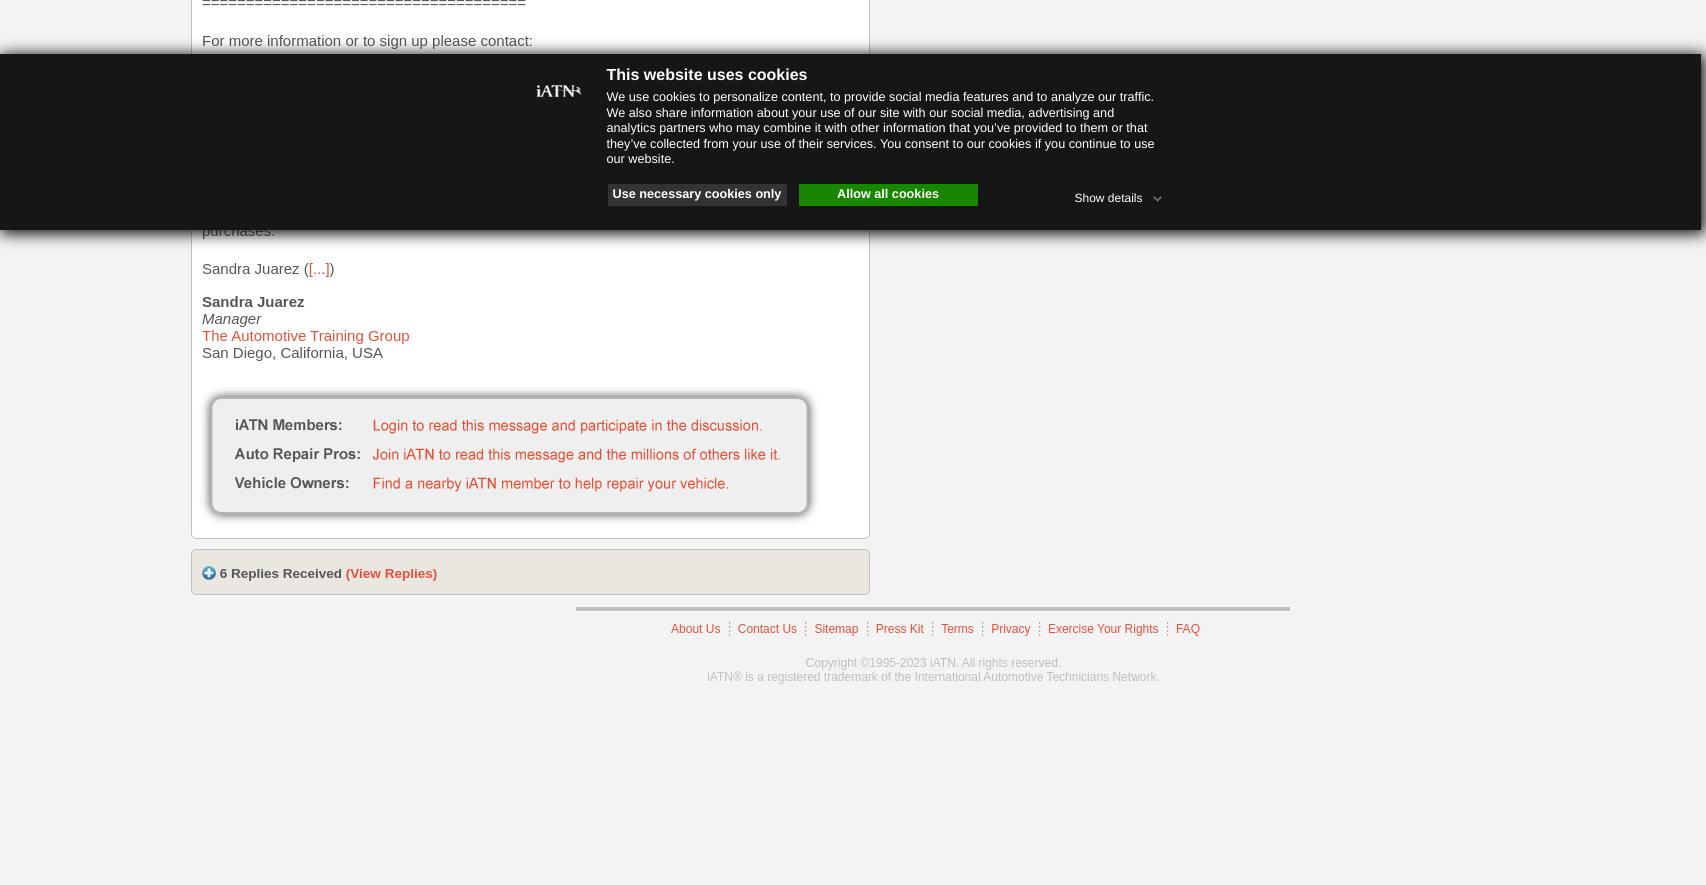 This screenshot has width=1706, height=885. What do you see at coordinates (887, 193) in the screenshot?
I see `'Allow all cookies'` at bounding box center [887, 193].